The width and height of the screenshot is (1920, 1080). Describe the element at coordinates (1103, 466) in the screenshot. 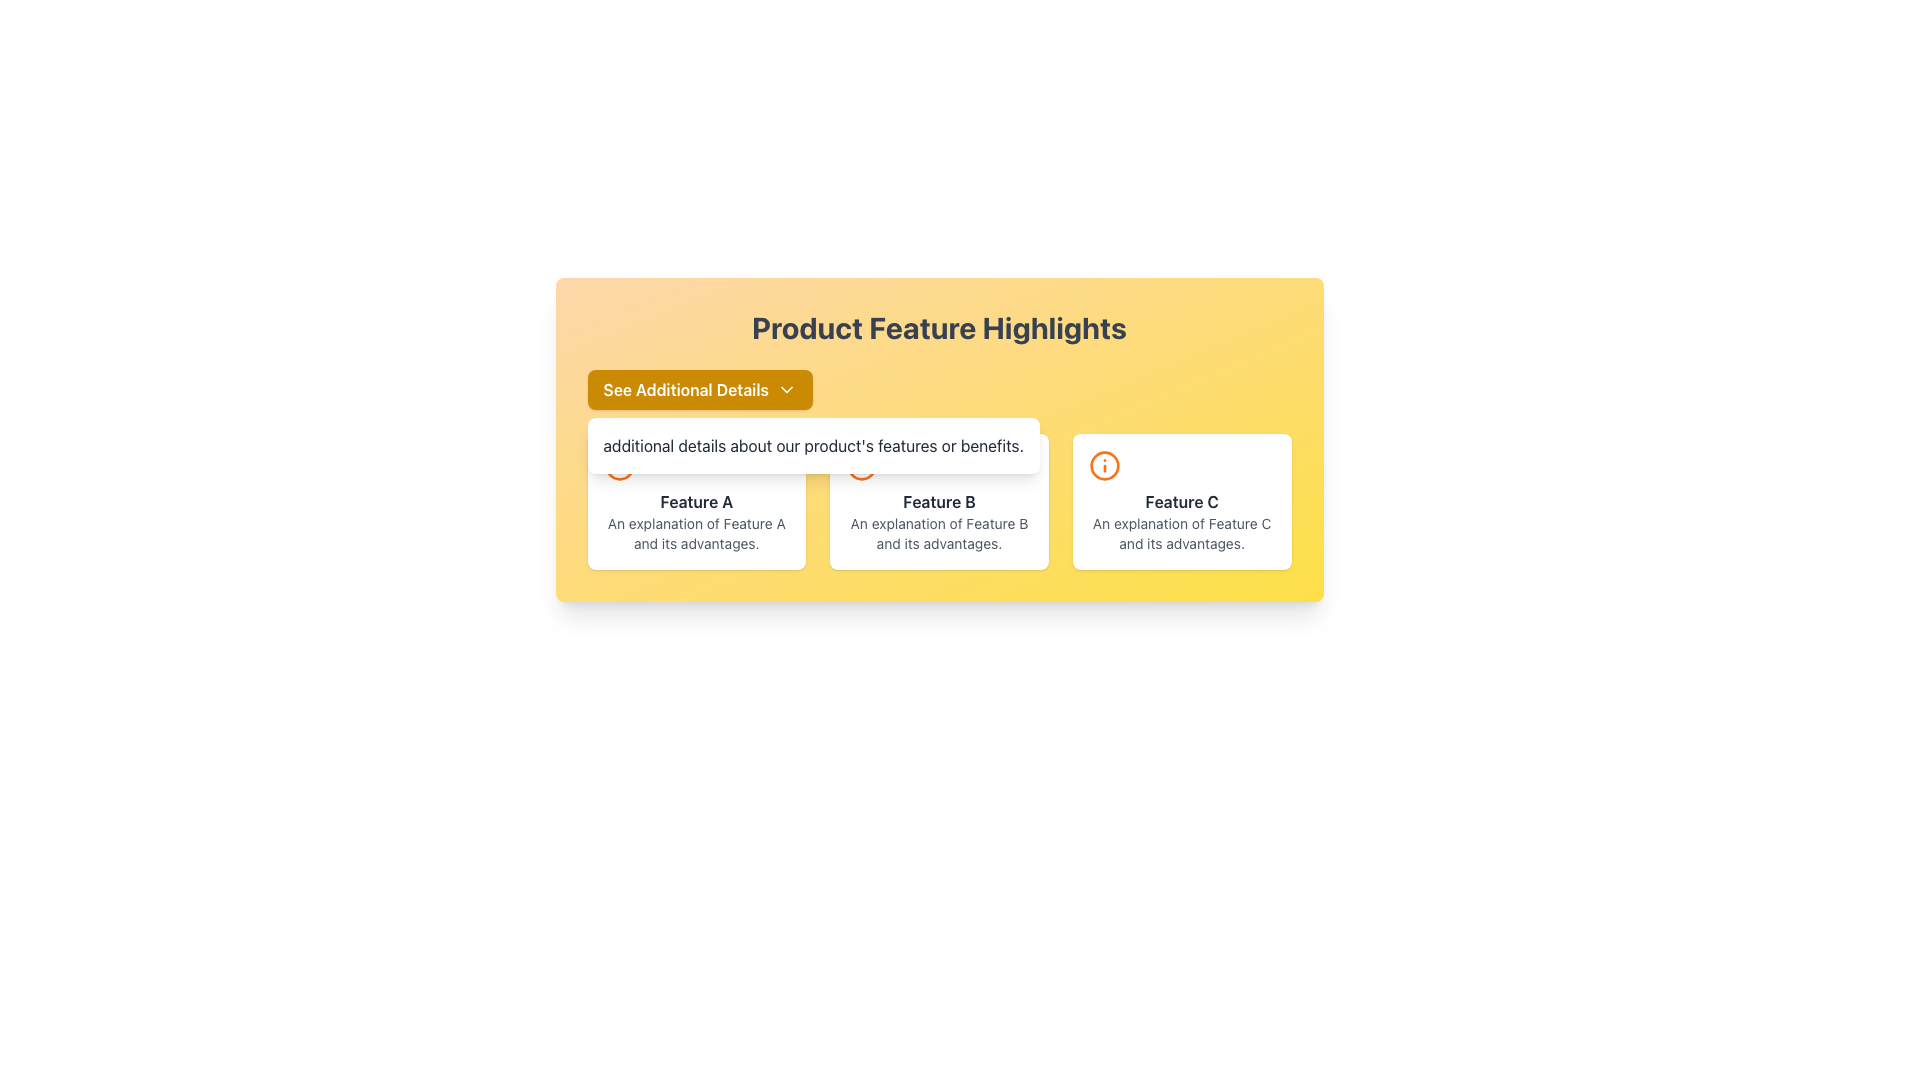

I see `the circular graphic element located in the 'Feature C' card, which enhances the iconography of the interface` at that location.